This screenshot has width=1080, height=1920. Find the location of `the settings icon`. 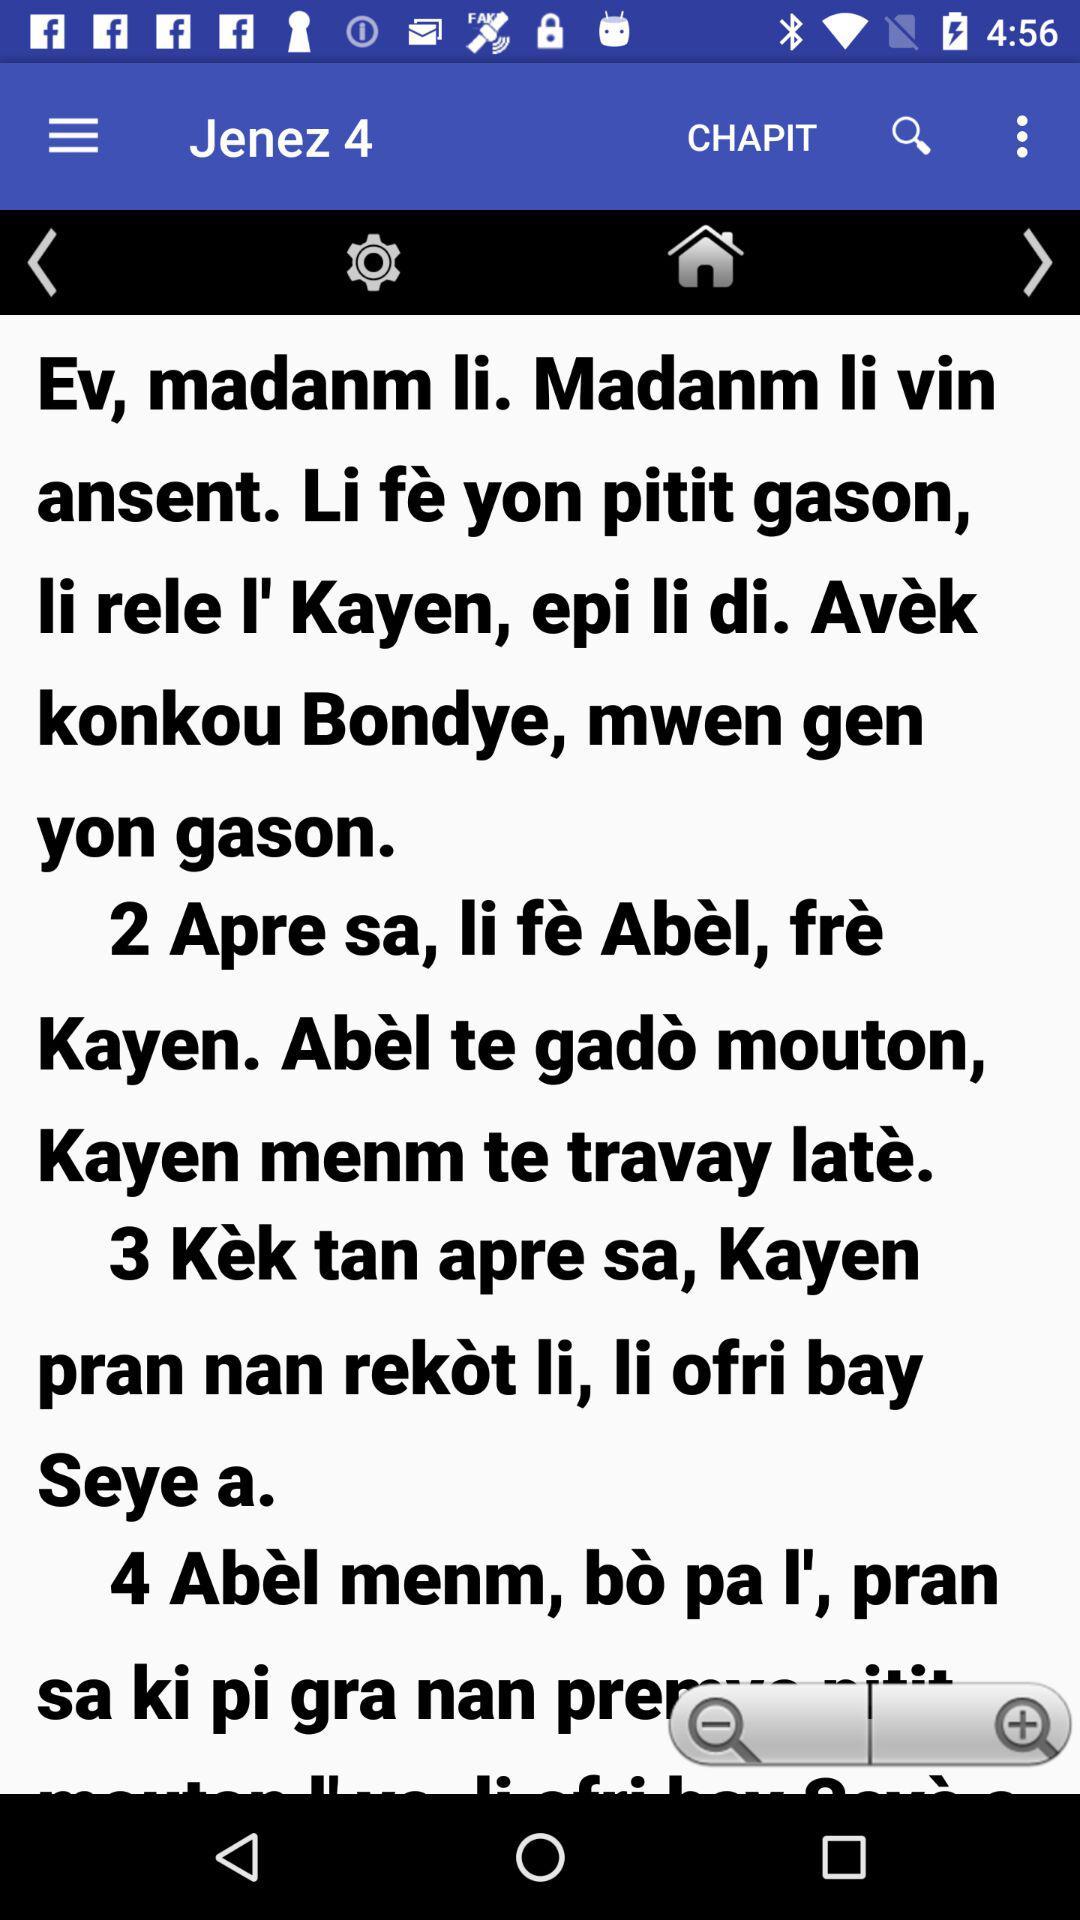

the settings icon is located at coordinates (373, 261).